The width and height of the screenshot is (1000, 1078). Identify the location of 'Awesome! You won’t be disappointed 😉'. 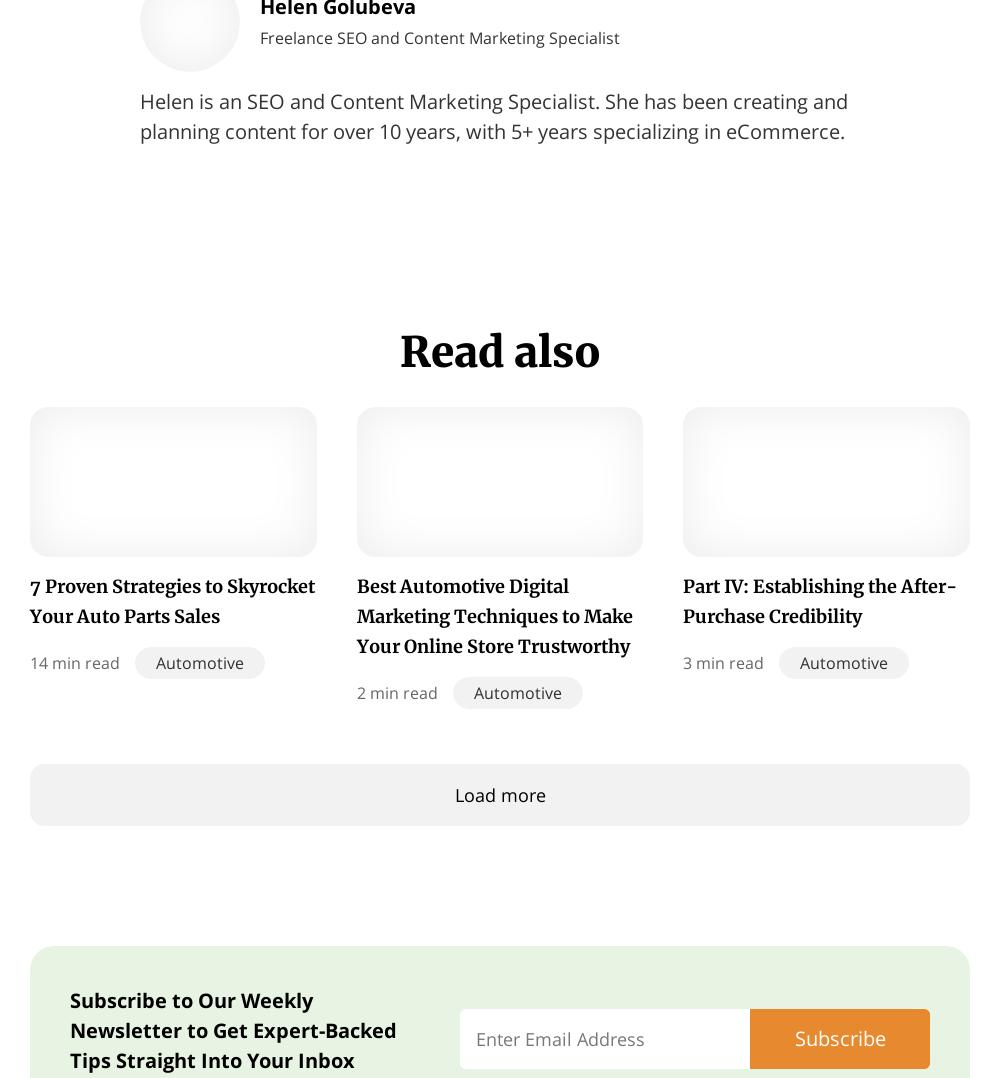
(693, 1029).